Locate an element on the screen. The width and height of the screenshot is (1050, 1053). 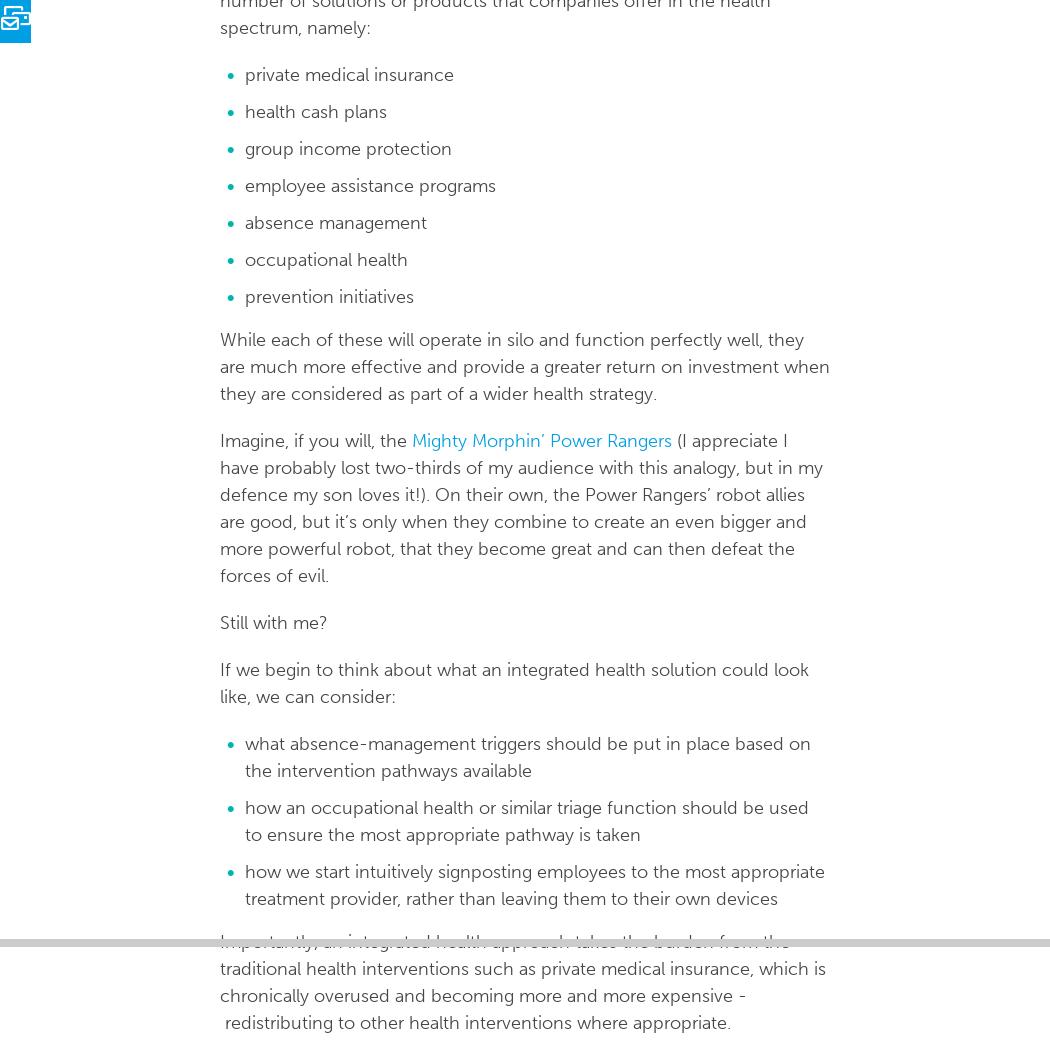
'absence management' is located at coordinates (244, 223).